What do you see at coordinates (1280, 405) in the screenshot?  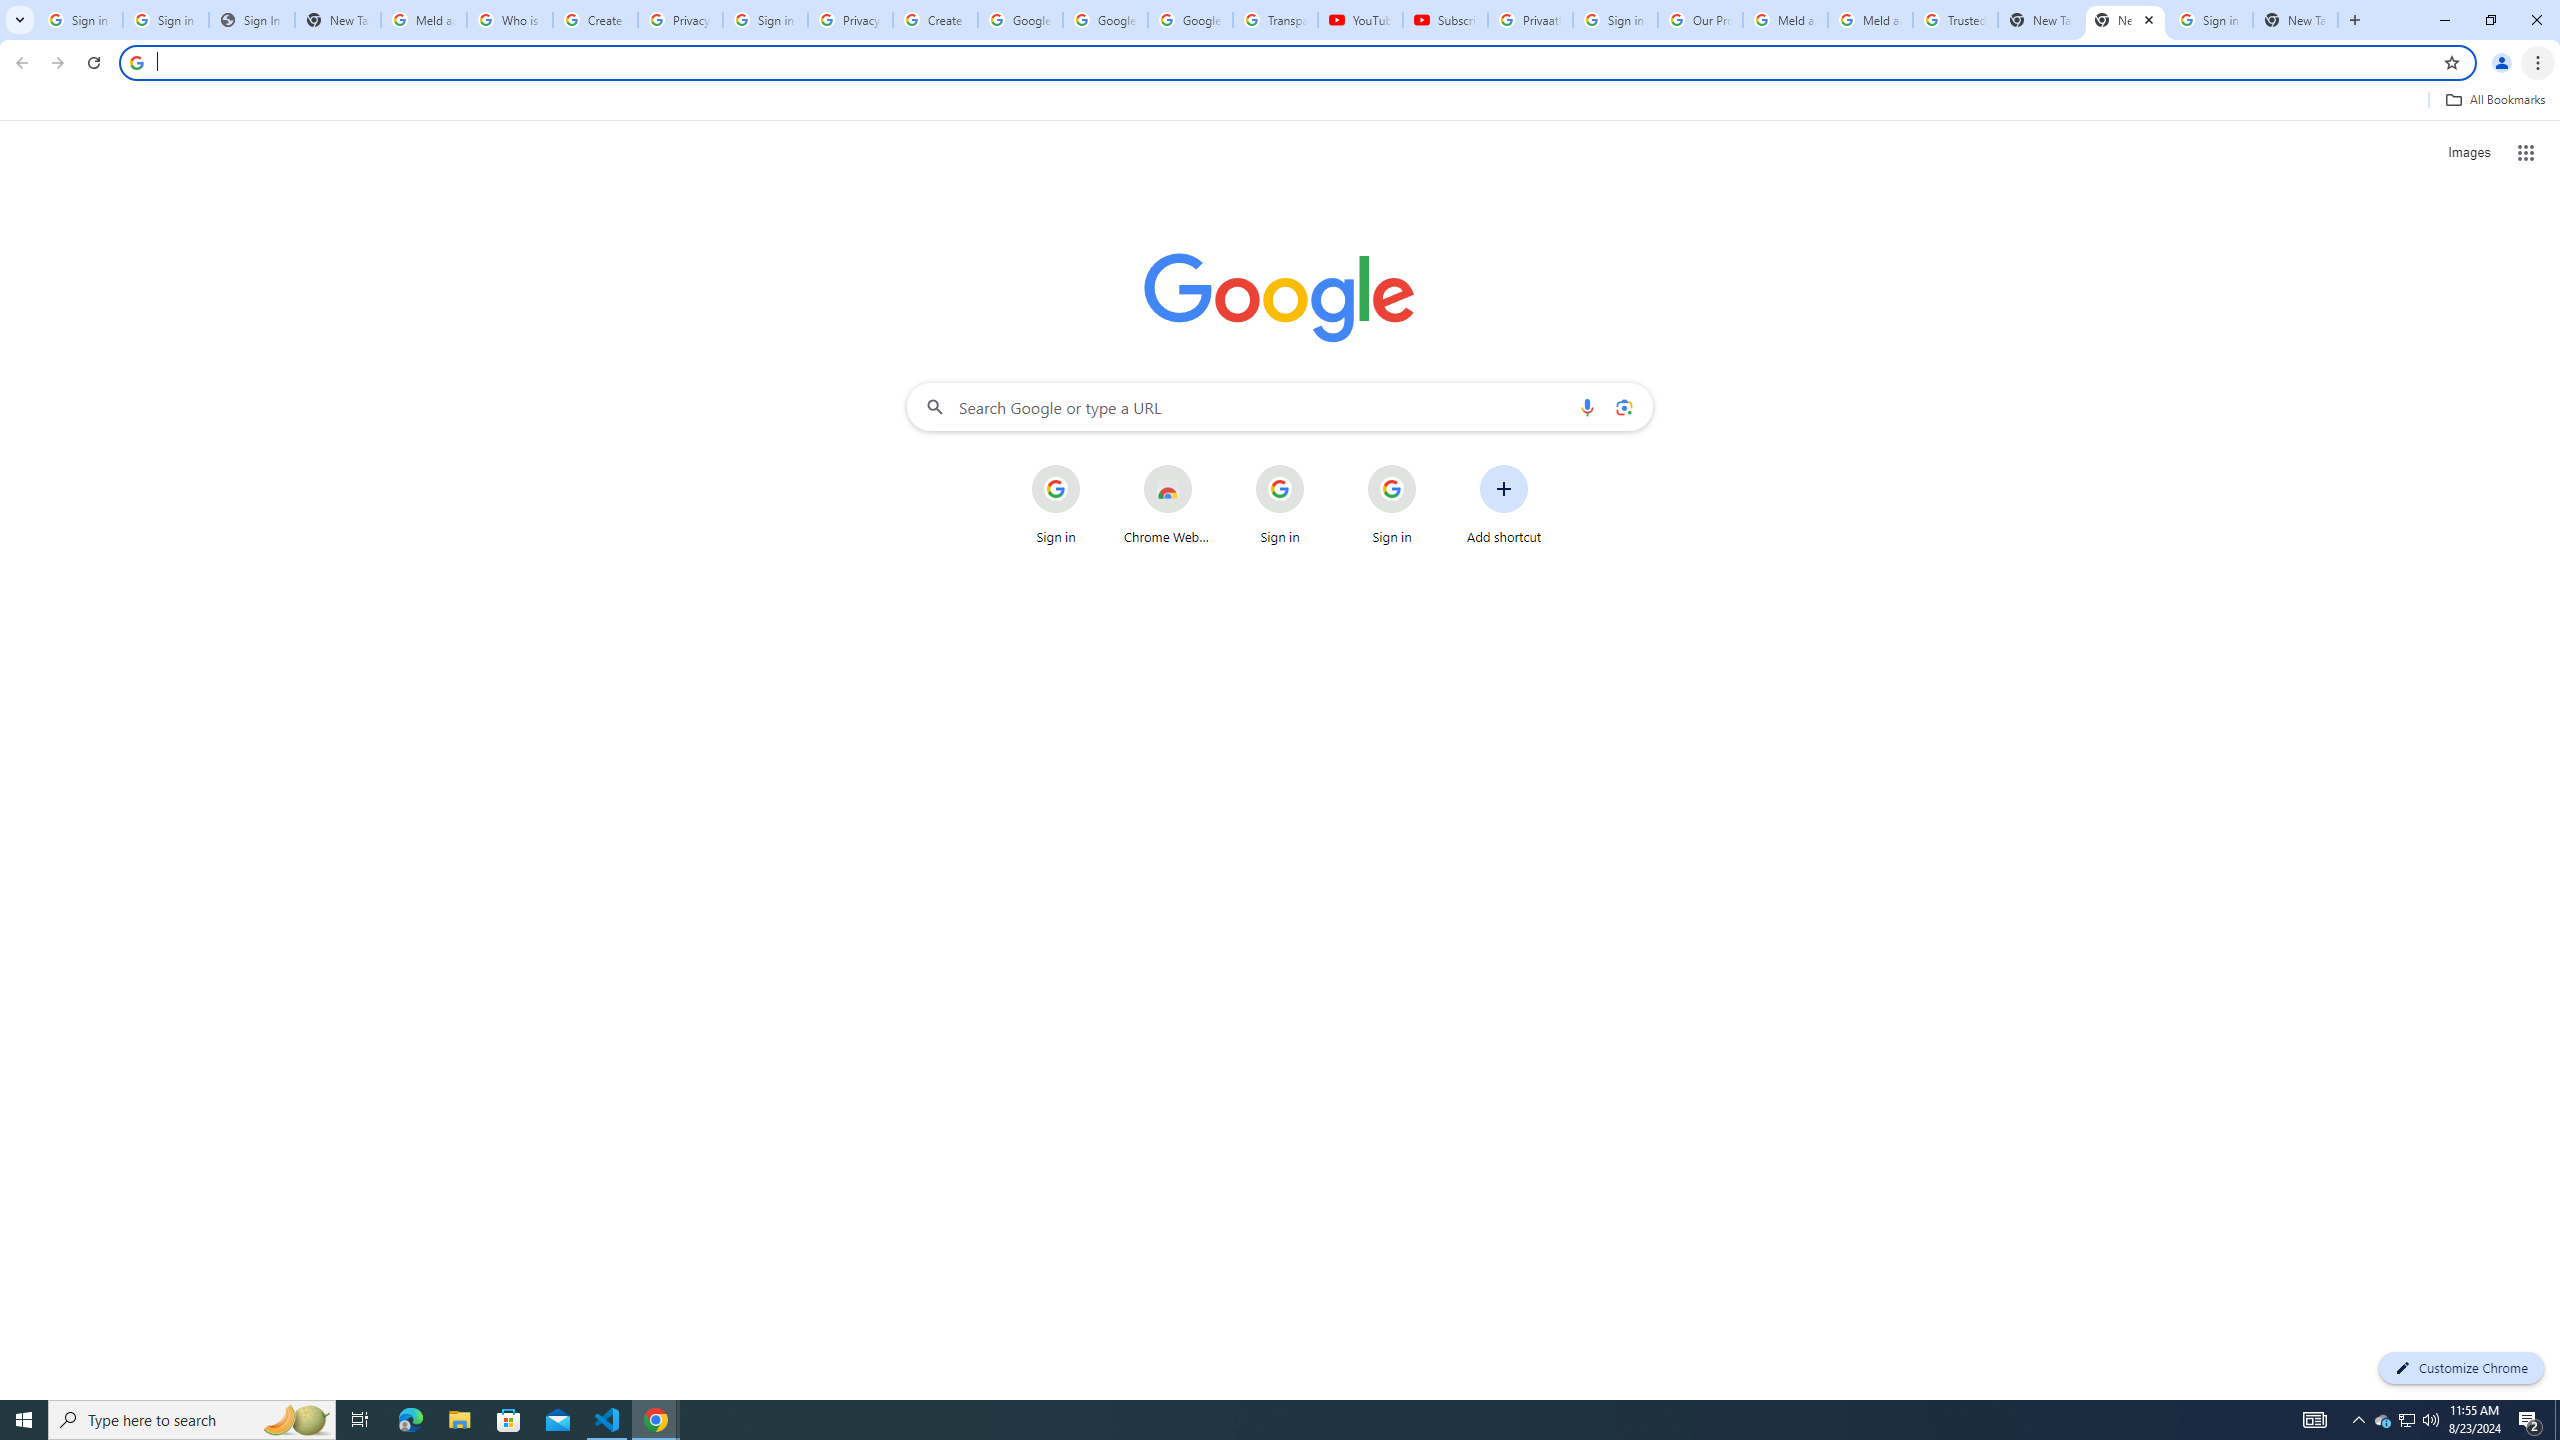 I see `'Search Google or type a URL'` at bounding box center [1280, 405].